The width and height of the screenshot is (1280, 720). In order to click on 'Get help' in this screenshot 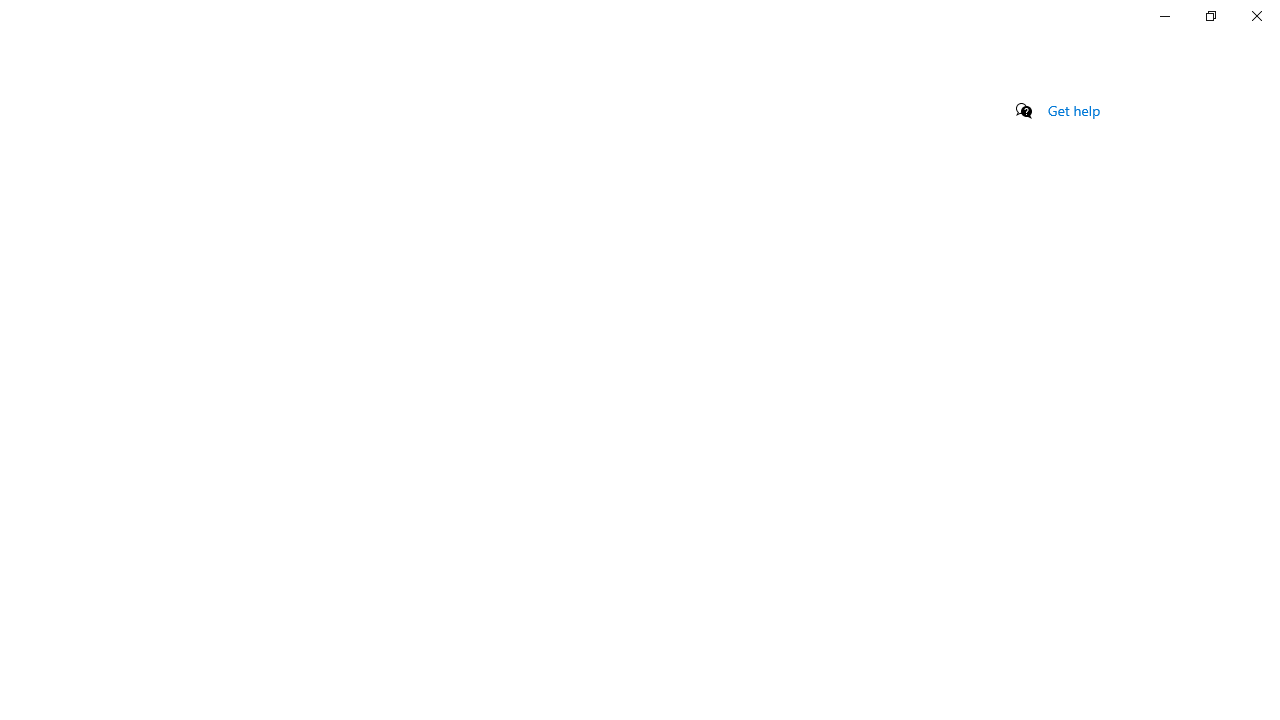, I will do `click(1073, 110)`.